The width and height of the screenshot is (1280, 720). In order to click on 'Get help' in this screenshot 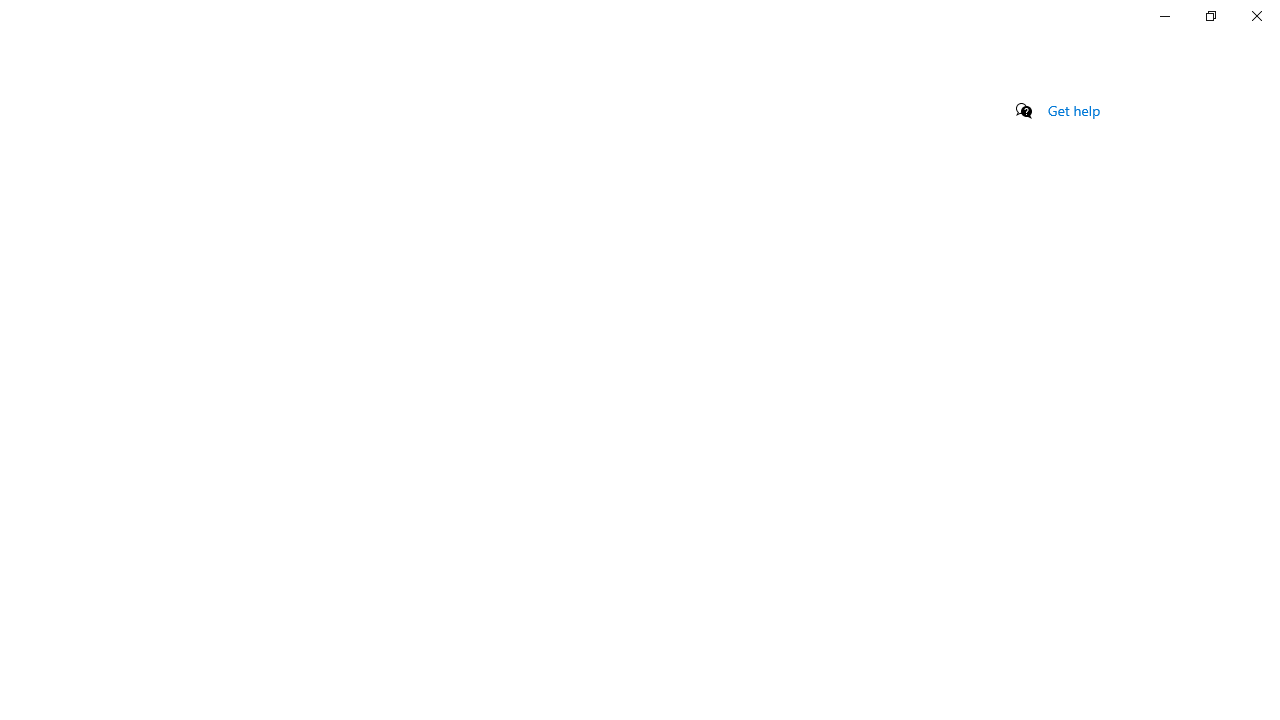, I will do `click(1073, 110)`.